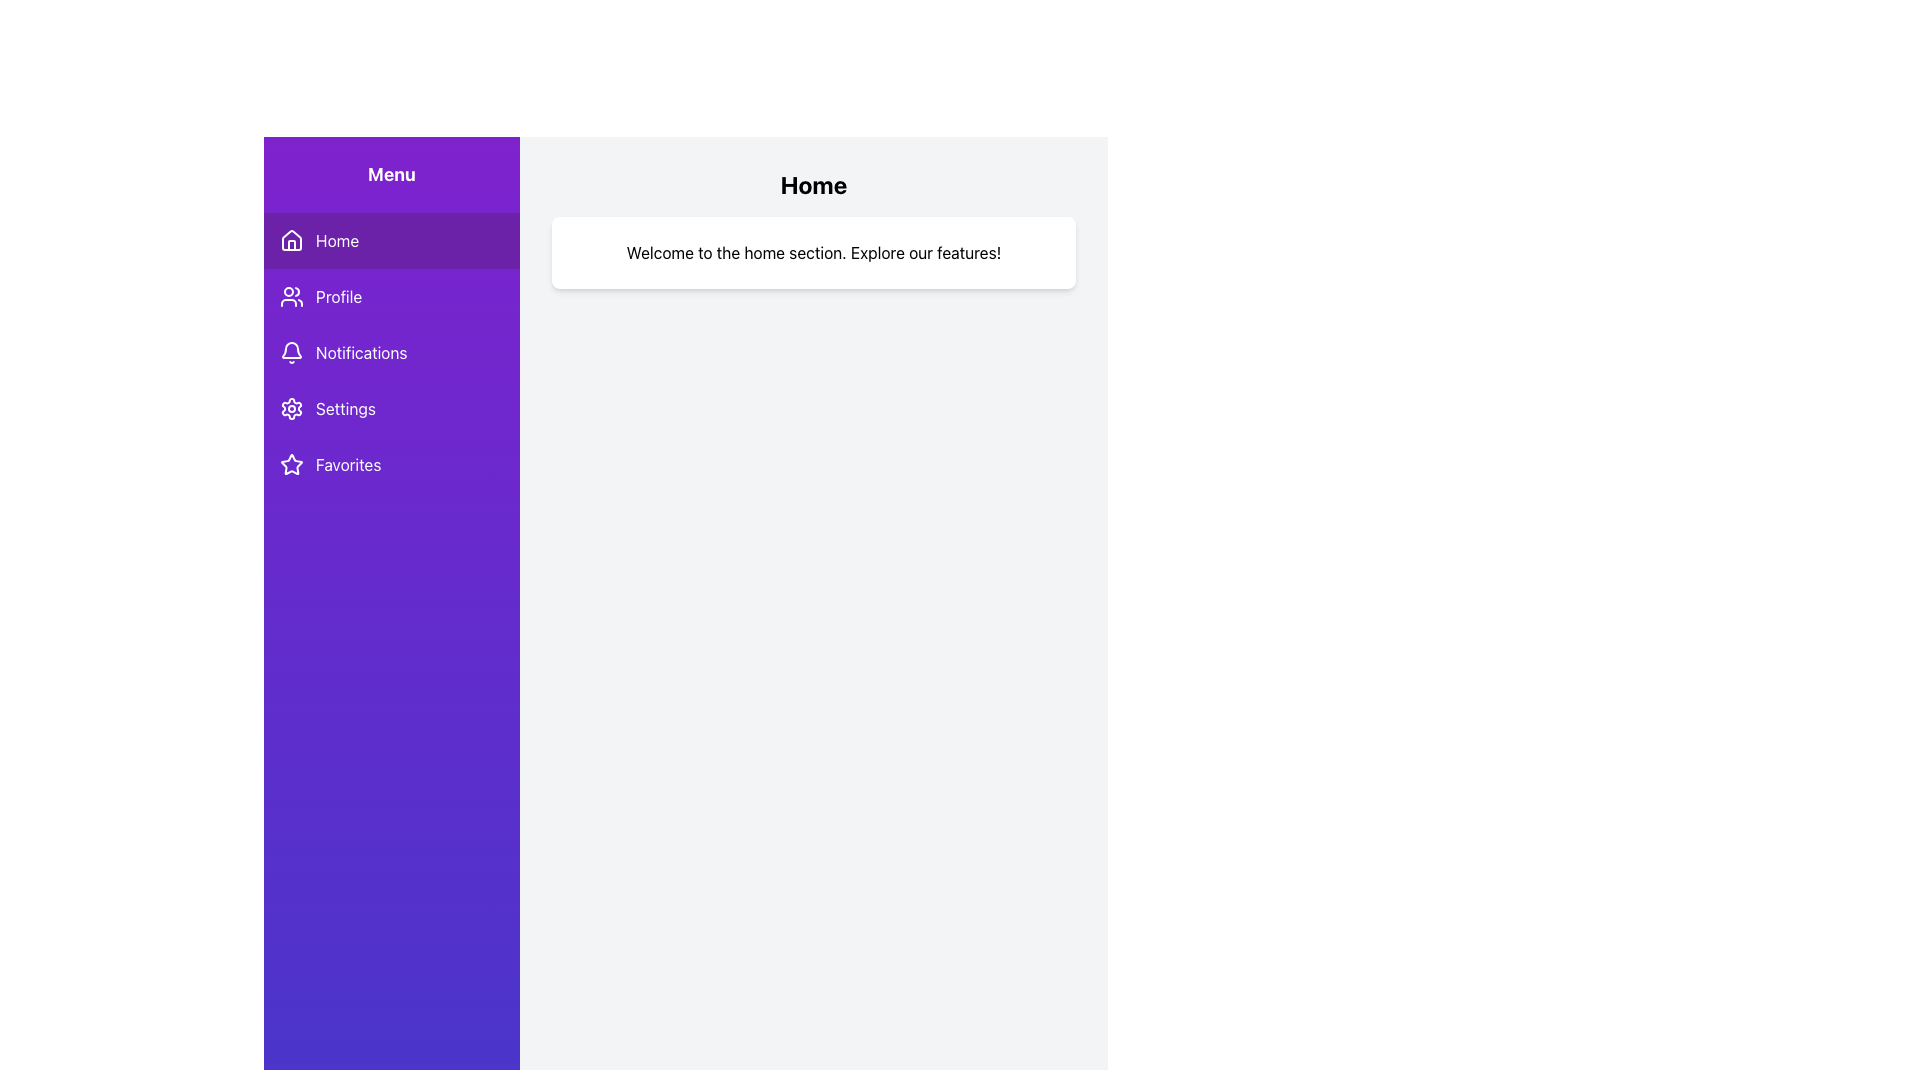 The height and width of the screenshot is (1080, 1920). I want to click on the 'Notifications' menu item, which is the third option in the vertical menu, positioned between 'Profile' and 'Settings', so click(392, 352).